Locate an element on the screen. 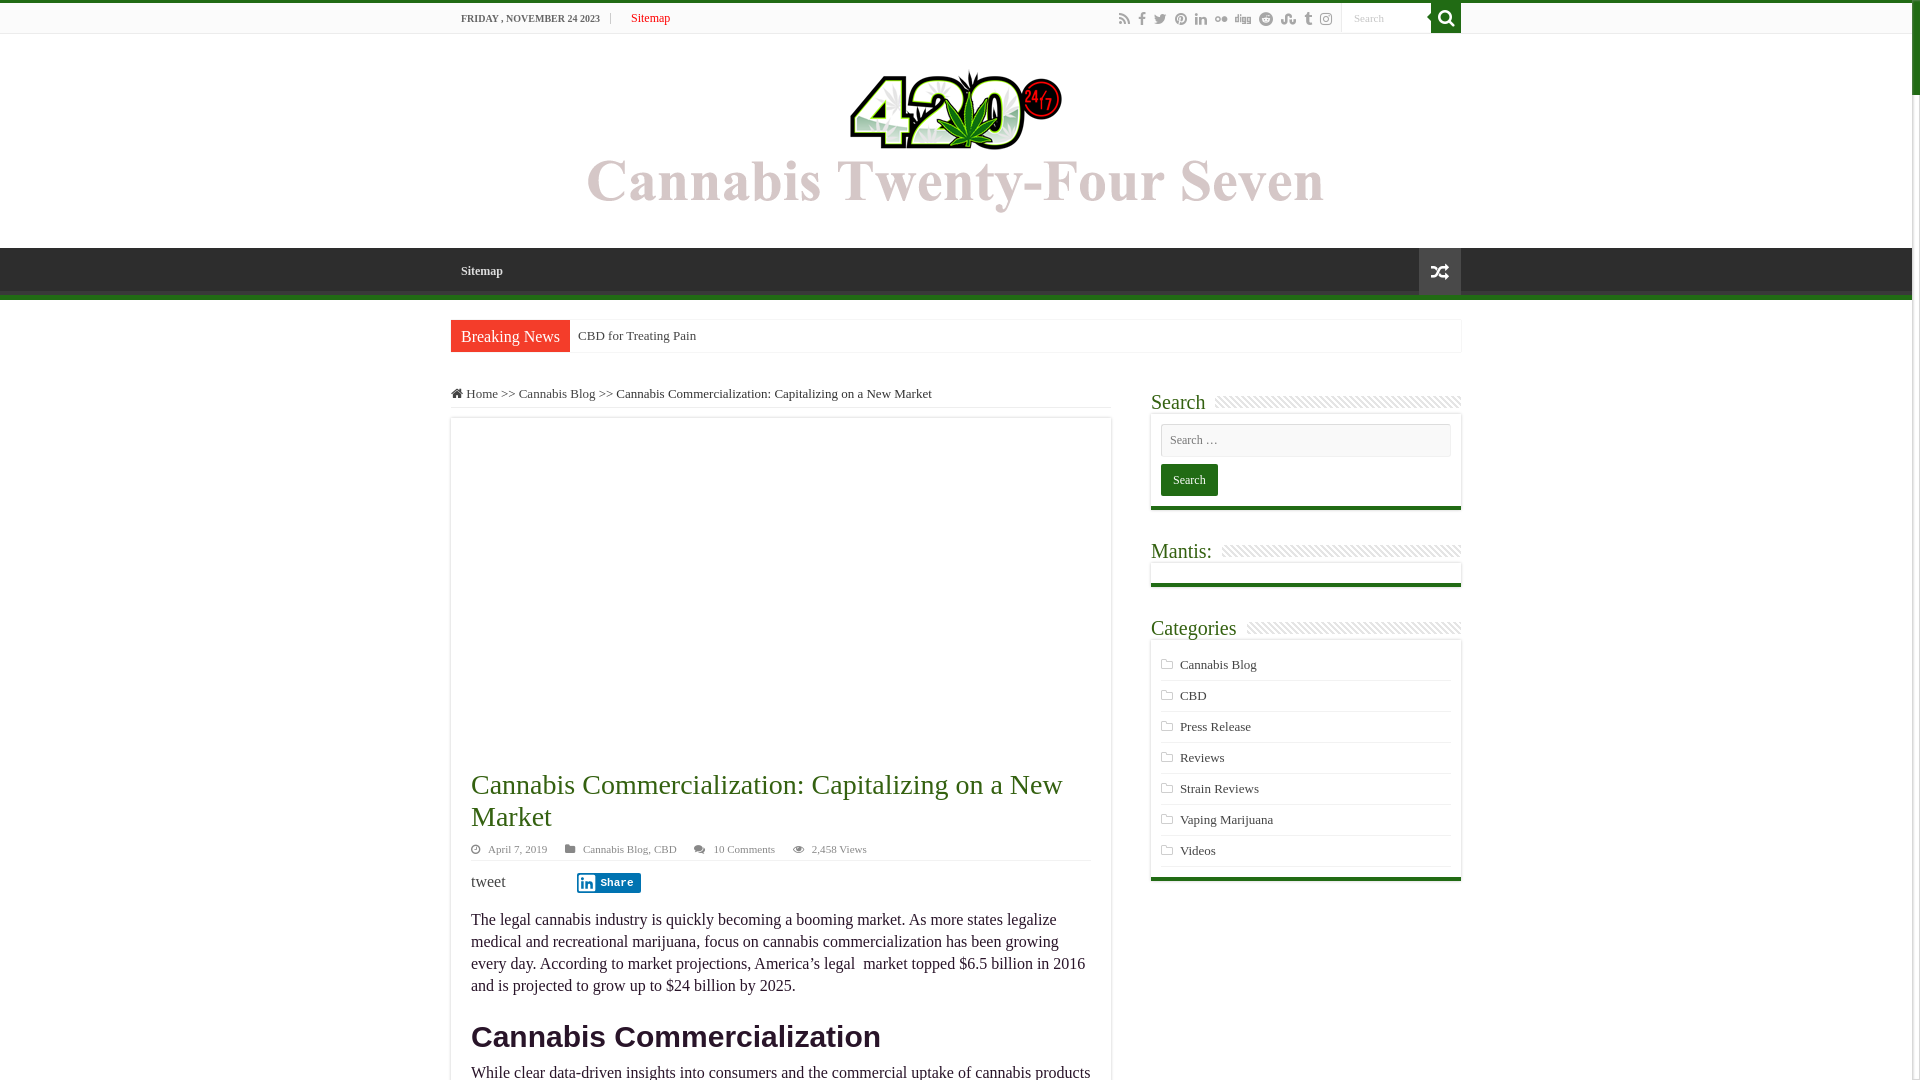 This screenshot has width=1920, height=1080. '10 Comments' is located at coordinates (743, 848).